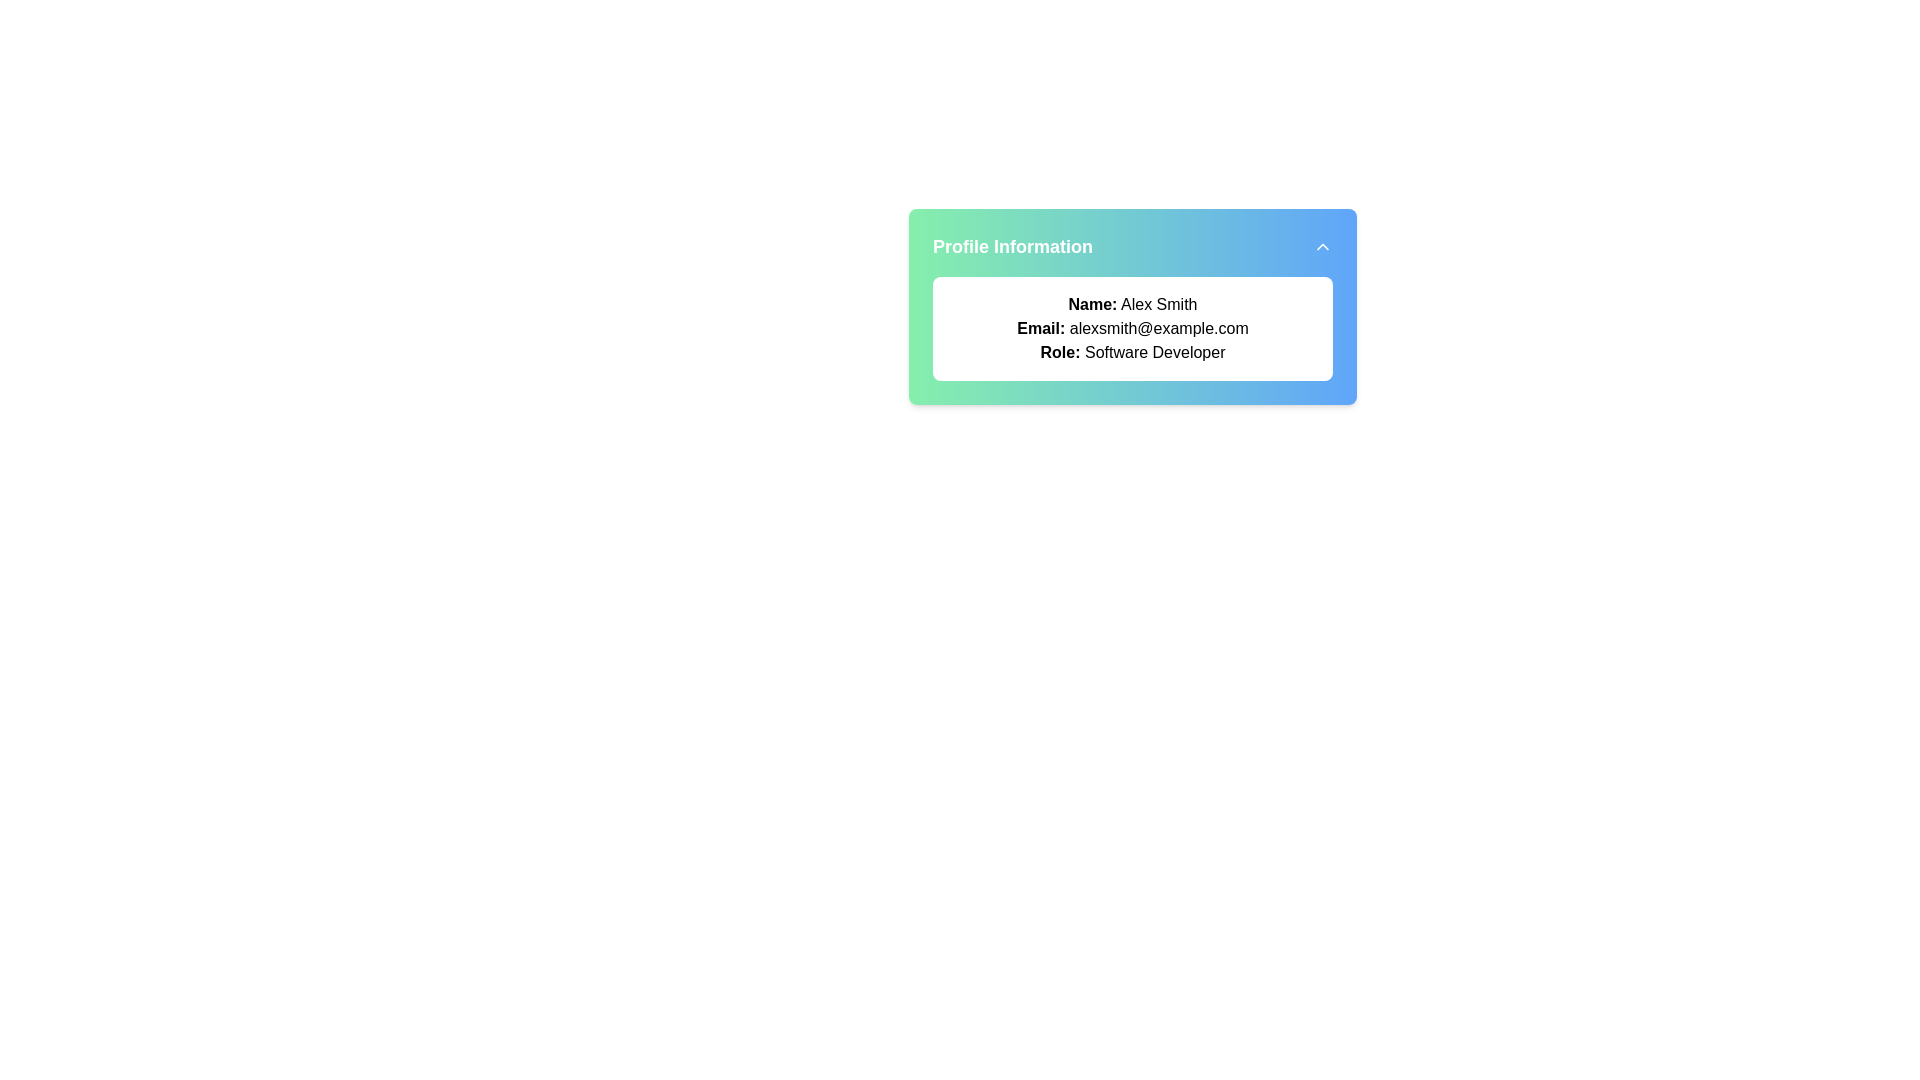 The width and height of the screenshot is (1920, 1080). Describe the element at coordinates (1323, 245) in the screenshot. I see `the button that collapses or scrolls up the 'Profile Information' section, located in the top-right corner of the header block` at that location.